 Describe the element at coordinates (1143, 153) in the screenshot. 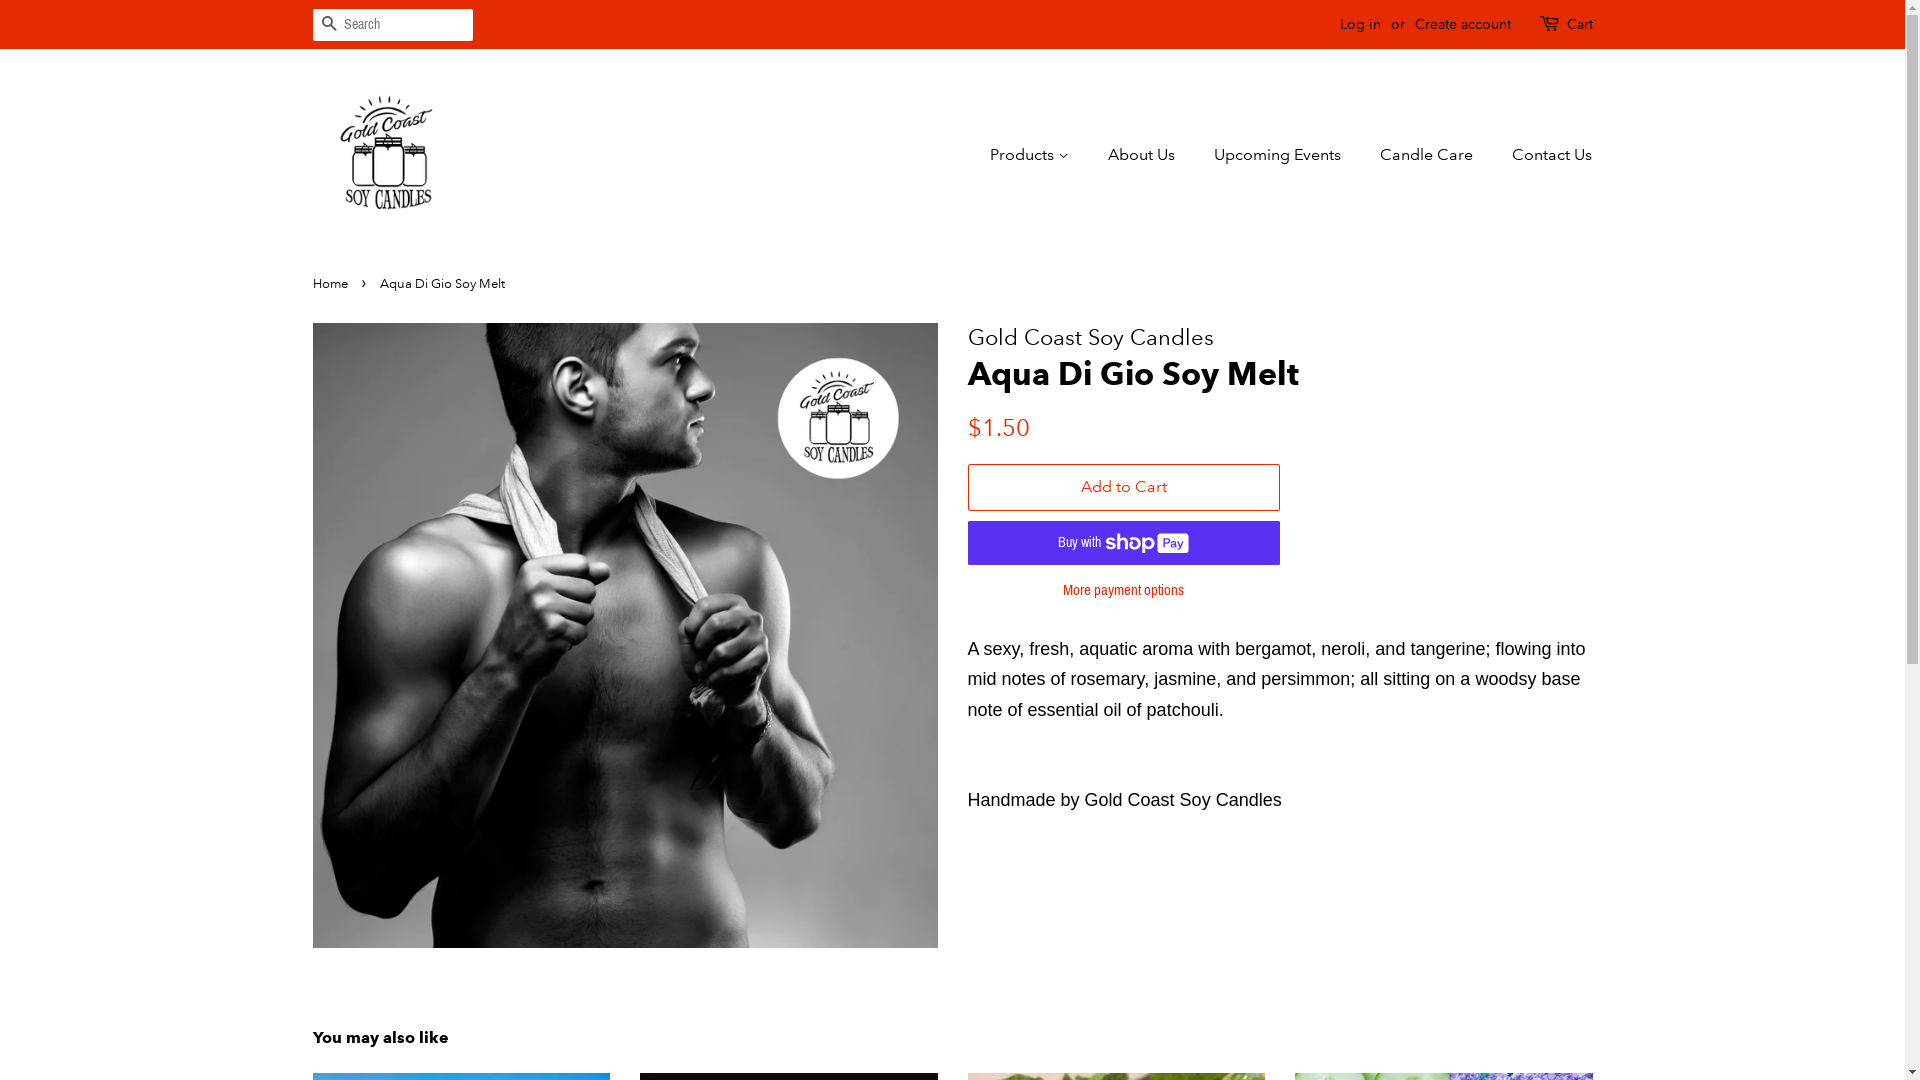

I see `'About Us'` at that location.